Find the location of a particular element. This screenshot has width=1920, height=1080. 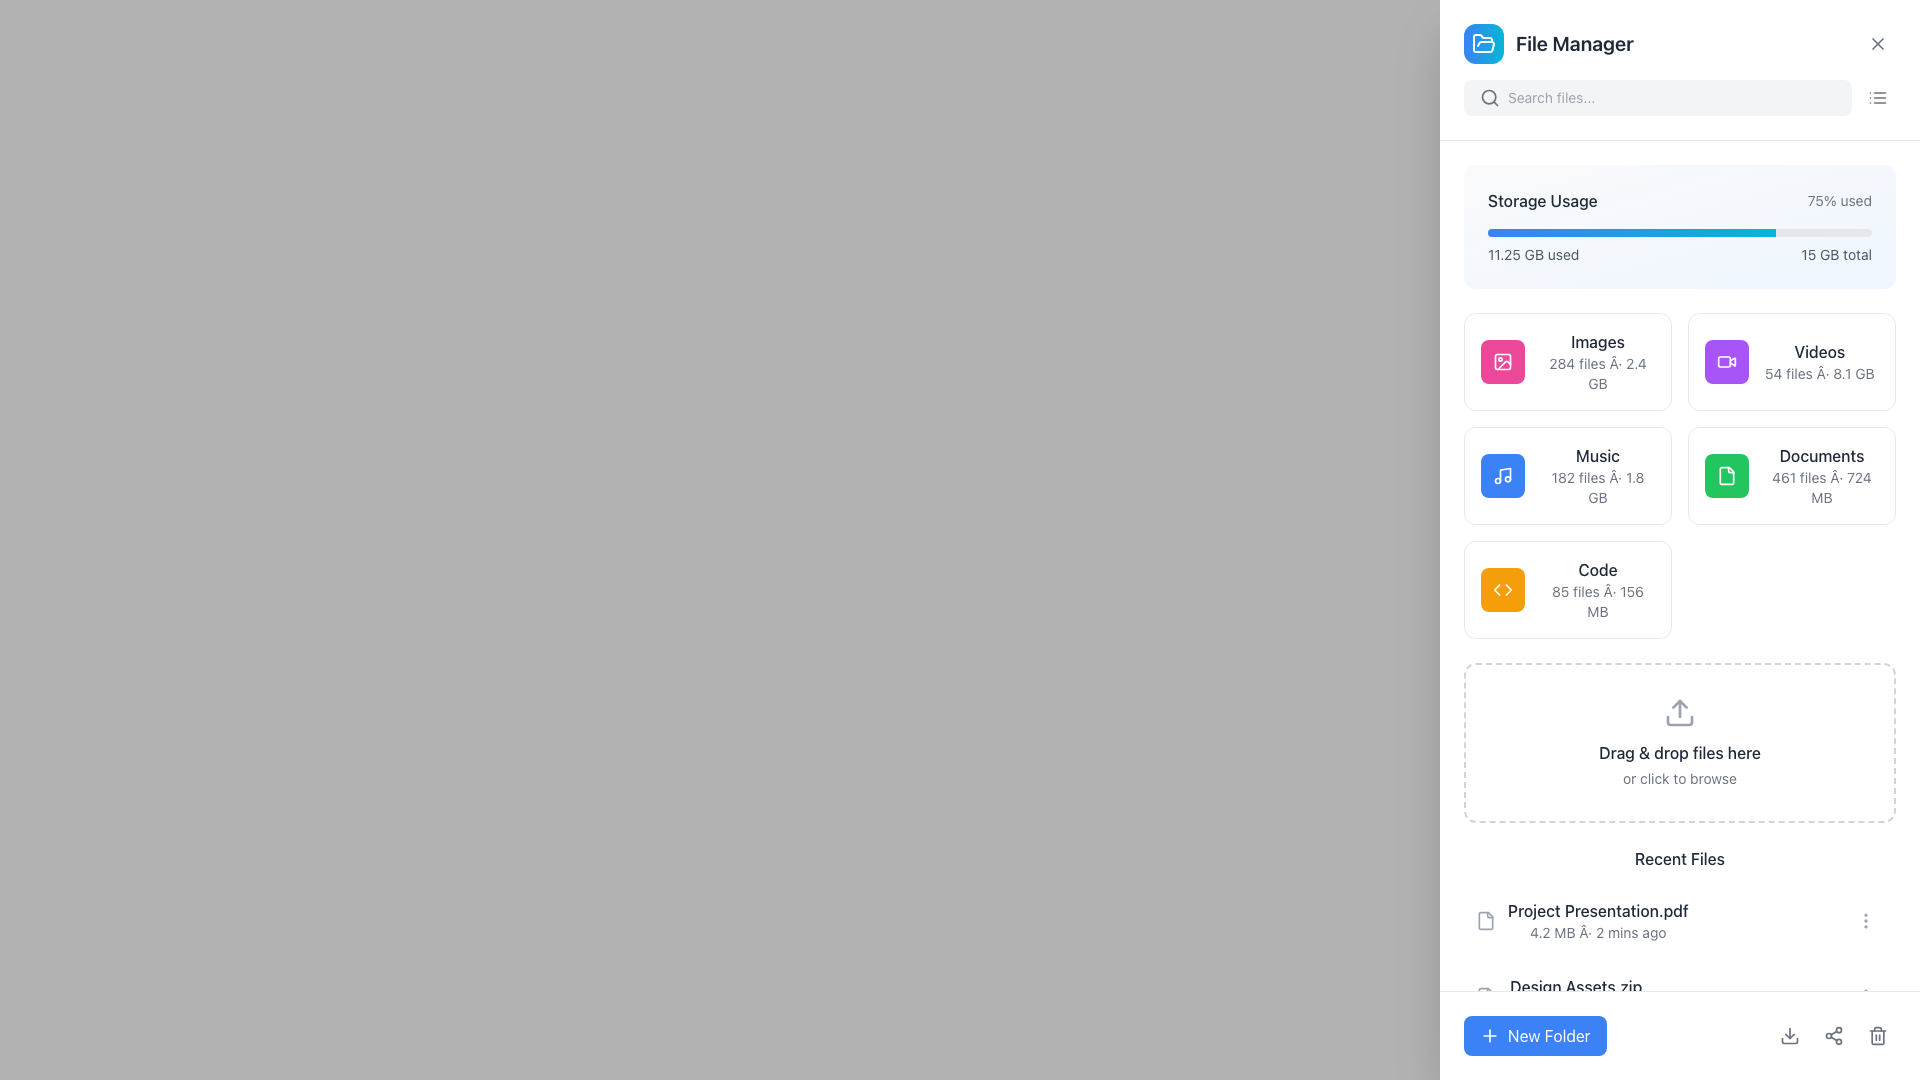

the vibrant green square icon with rounded corners that features a white document illustration, located in the 'Documents' section, to interact with it is located at coordinates (1726, 475).